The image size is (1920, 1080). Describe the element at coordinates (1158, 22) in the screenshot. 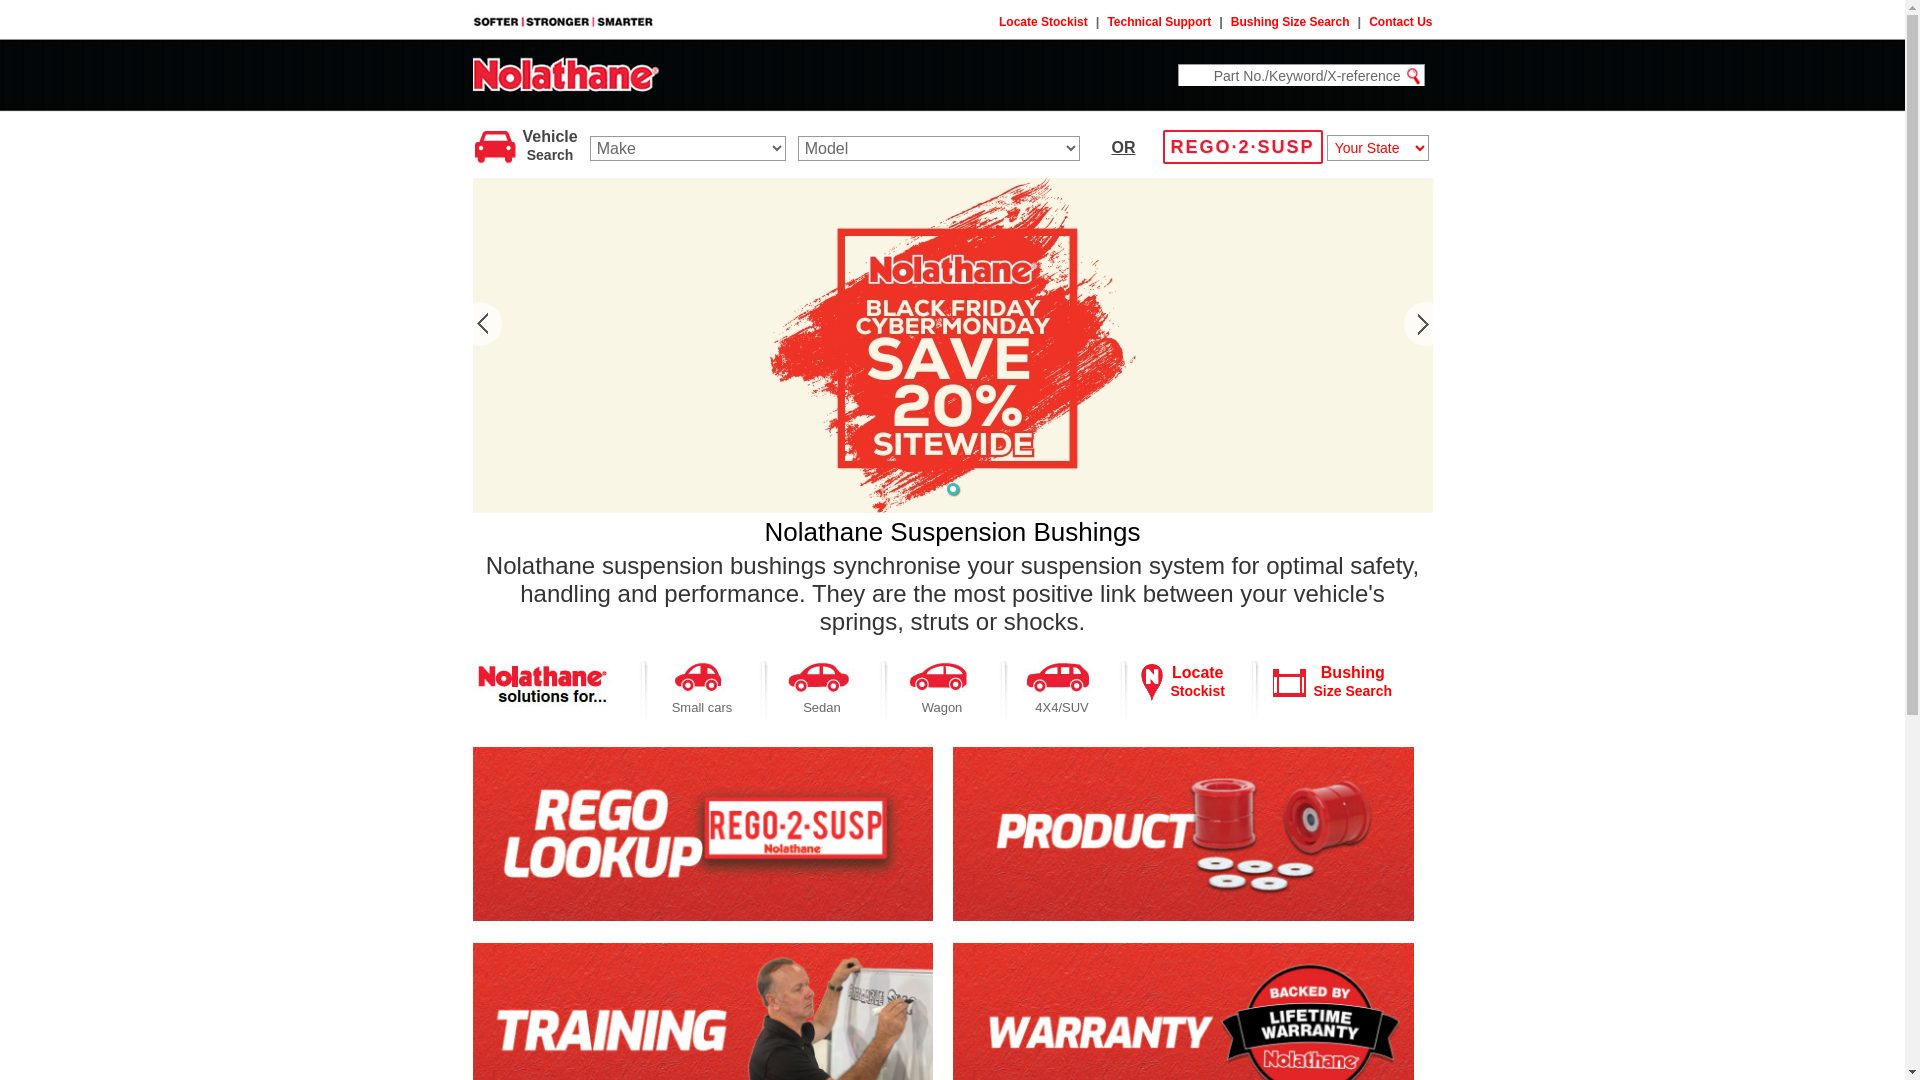

I see `'Technical Support'` at that location.